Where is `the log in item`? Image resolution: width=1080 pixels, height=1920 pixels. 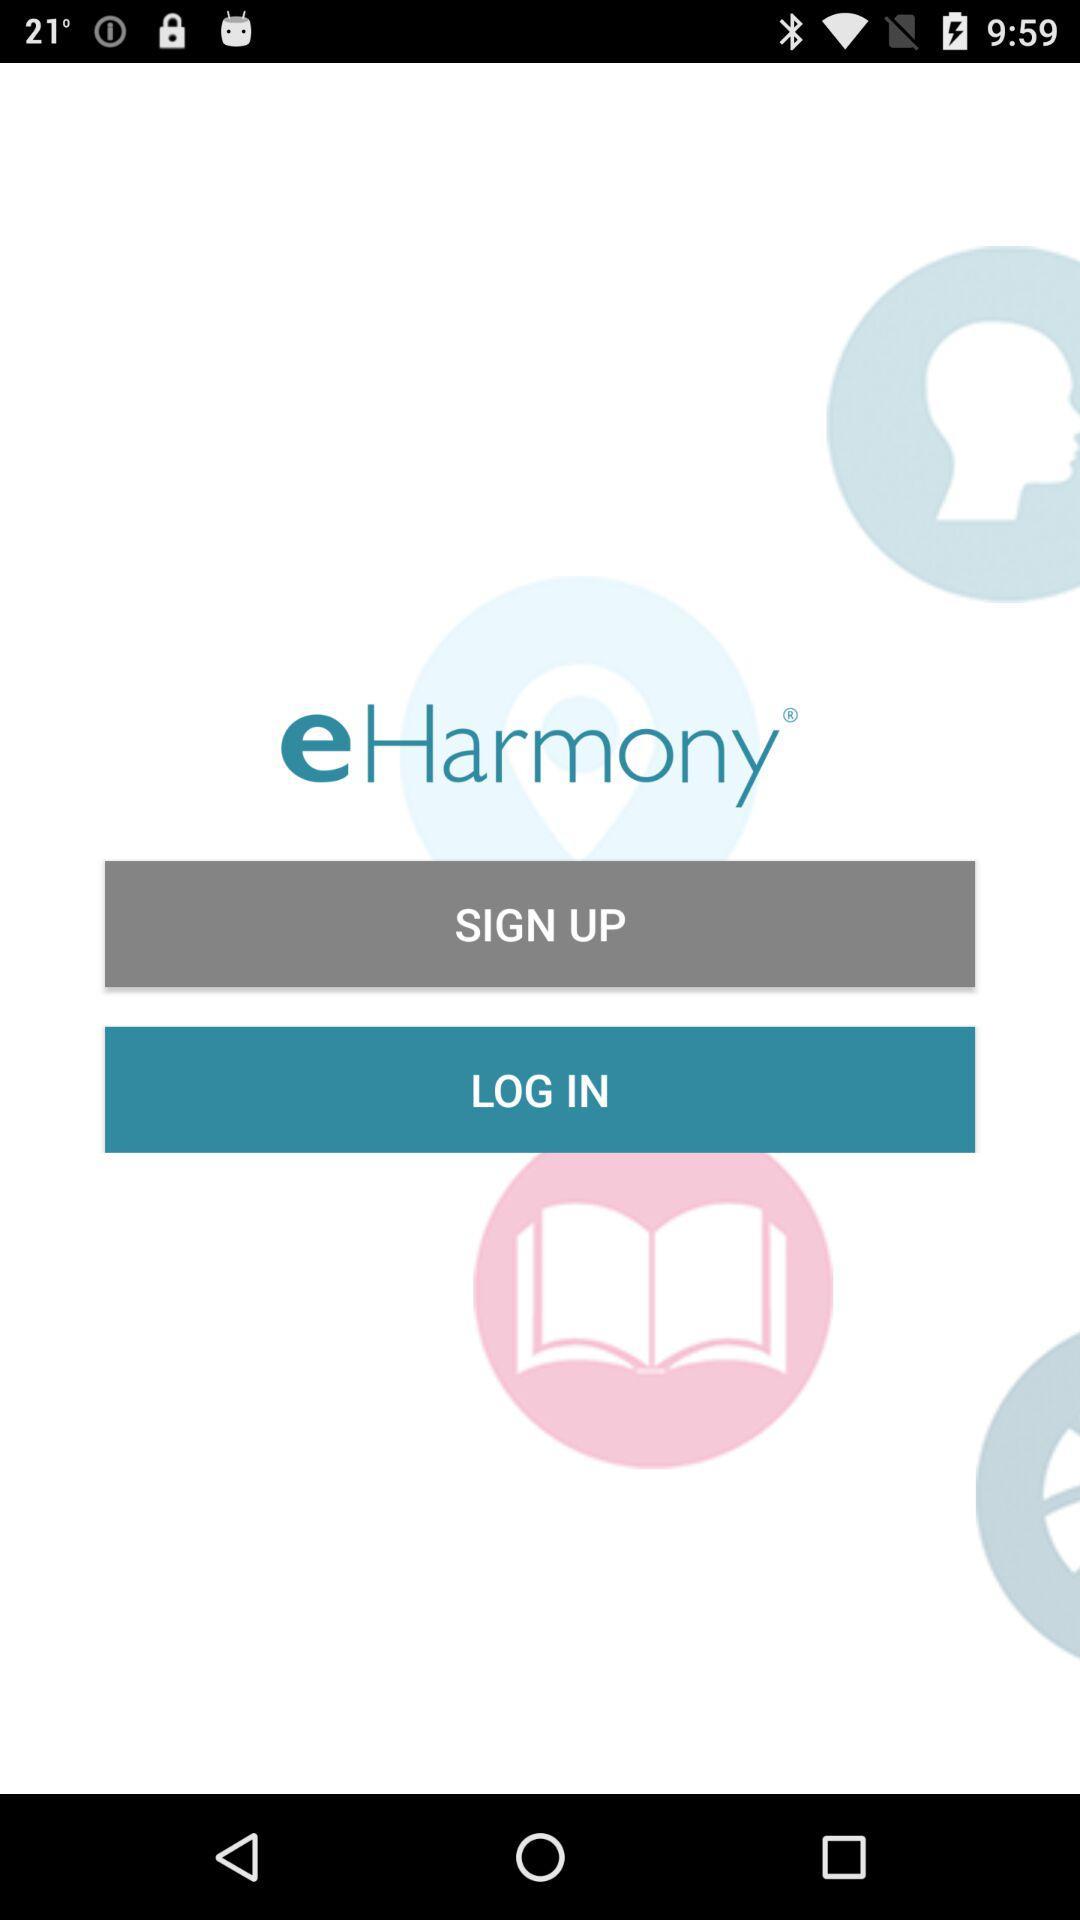
the log in item is located at coordinates (540, 1088).